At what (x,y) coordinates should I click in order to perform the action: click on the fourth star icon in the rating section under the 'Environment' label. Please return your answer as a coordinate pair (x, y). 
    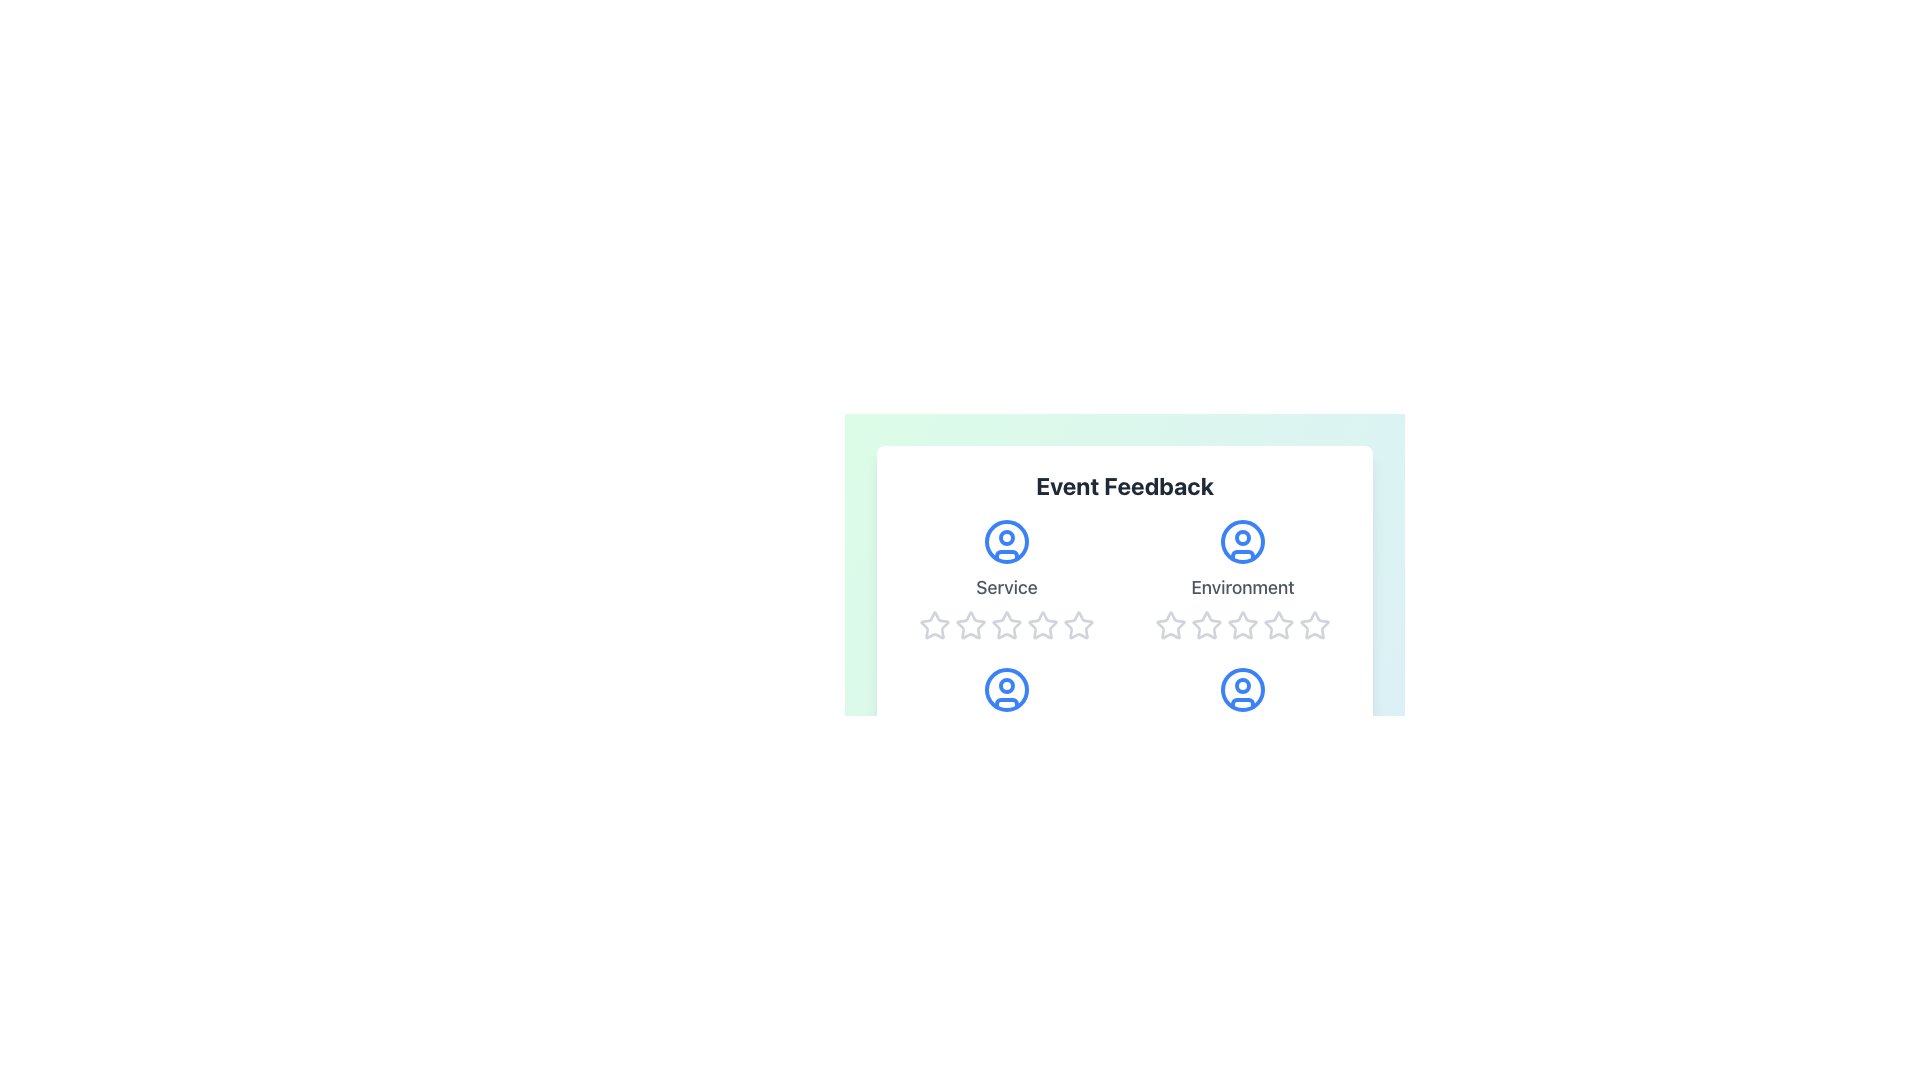
    Looking at the image, I should click on (1315, 624).